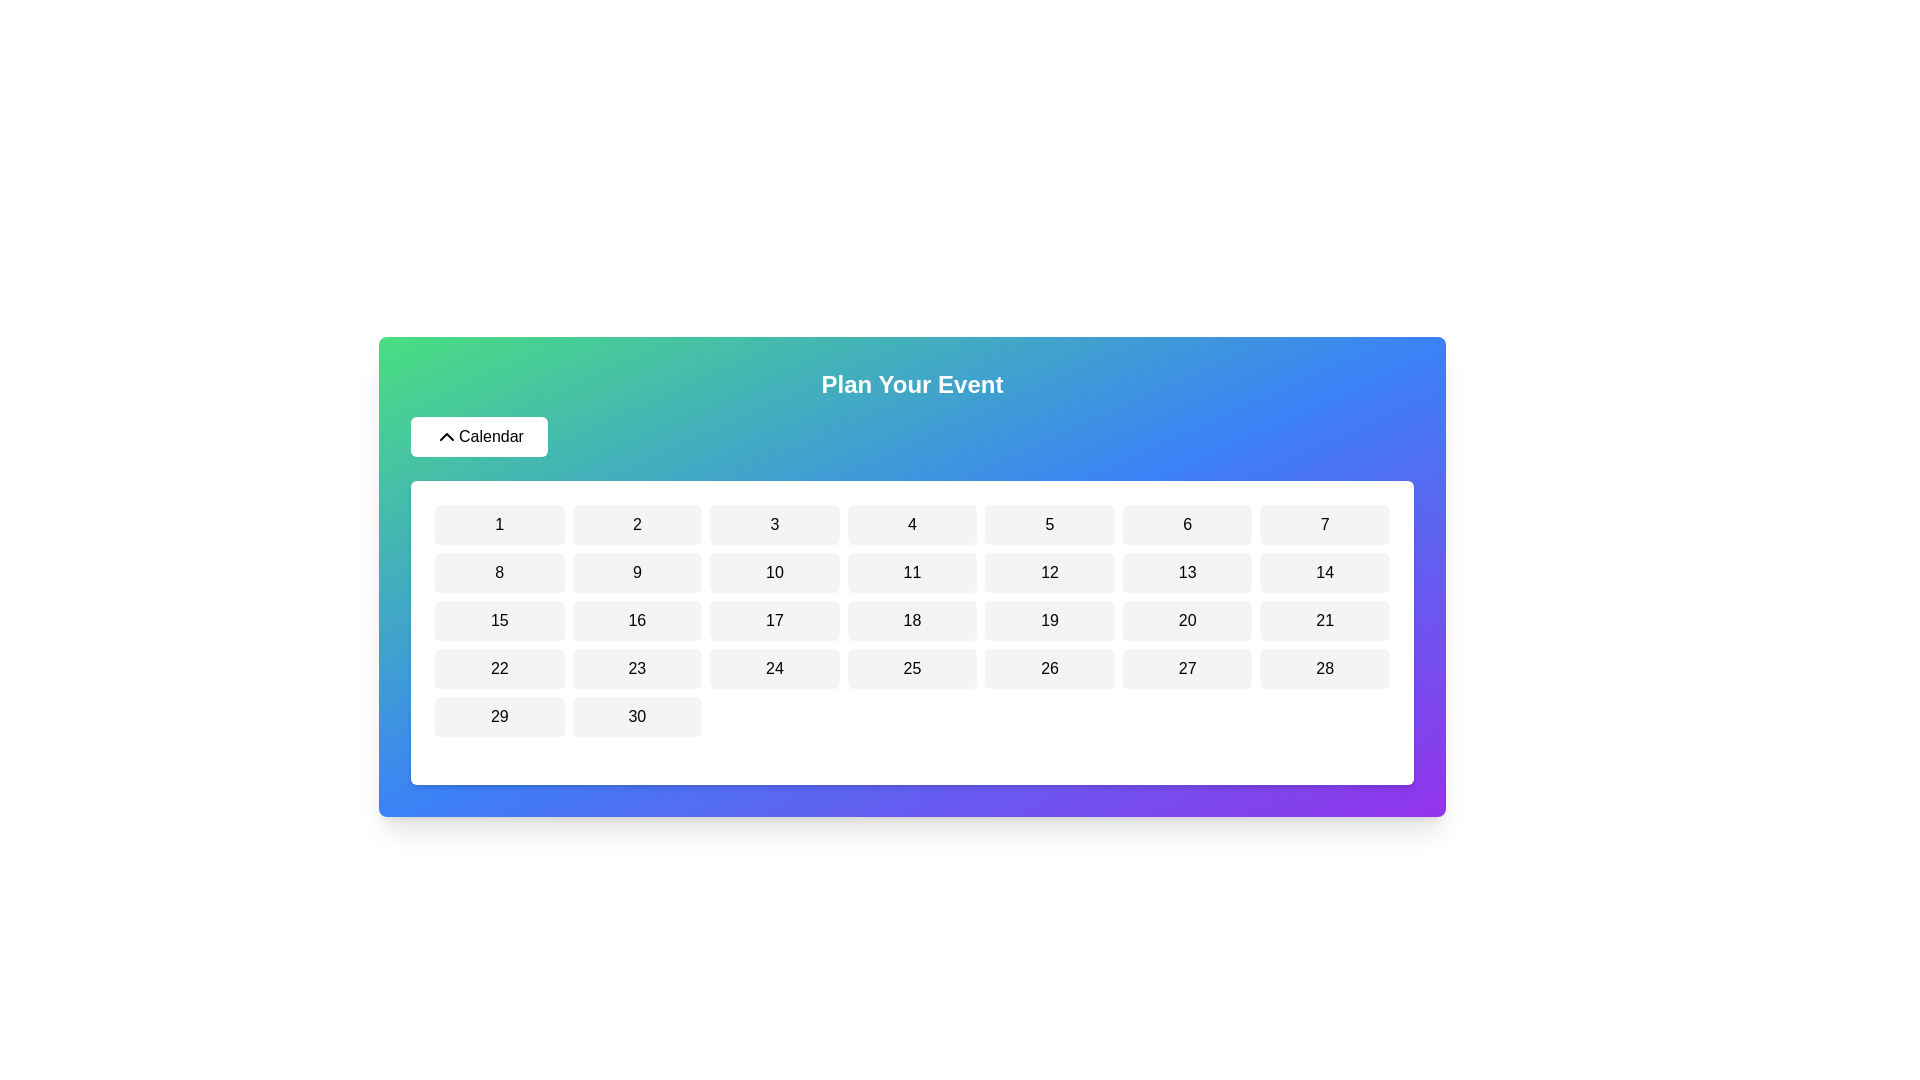  I want to click on the upward-pointing chevron icon inside the 'Calendar' button, so click(445, 435).